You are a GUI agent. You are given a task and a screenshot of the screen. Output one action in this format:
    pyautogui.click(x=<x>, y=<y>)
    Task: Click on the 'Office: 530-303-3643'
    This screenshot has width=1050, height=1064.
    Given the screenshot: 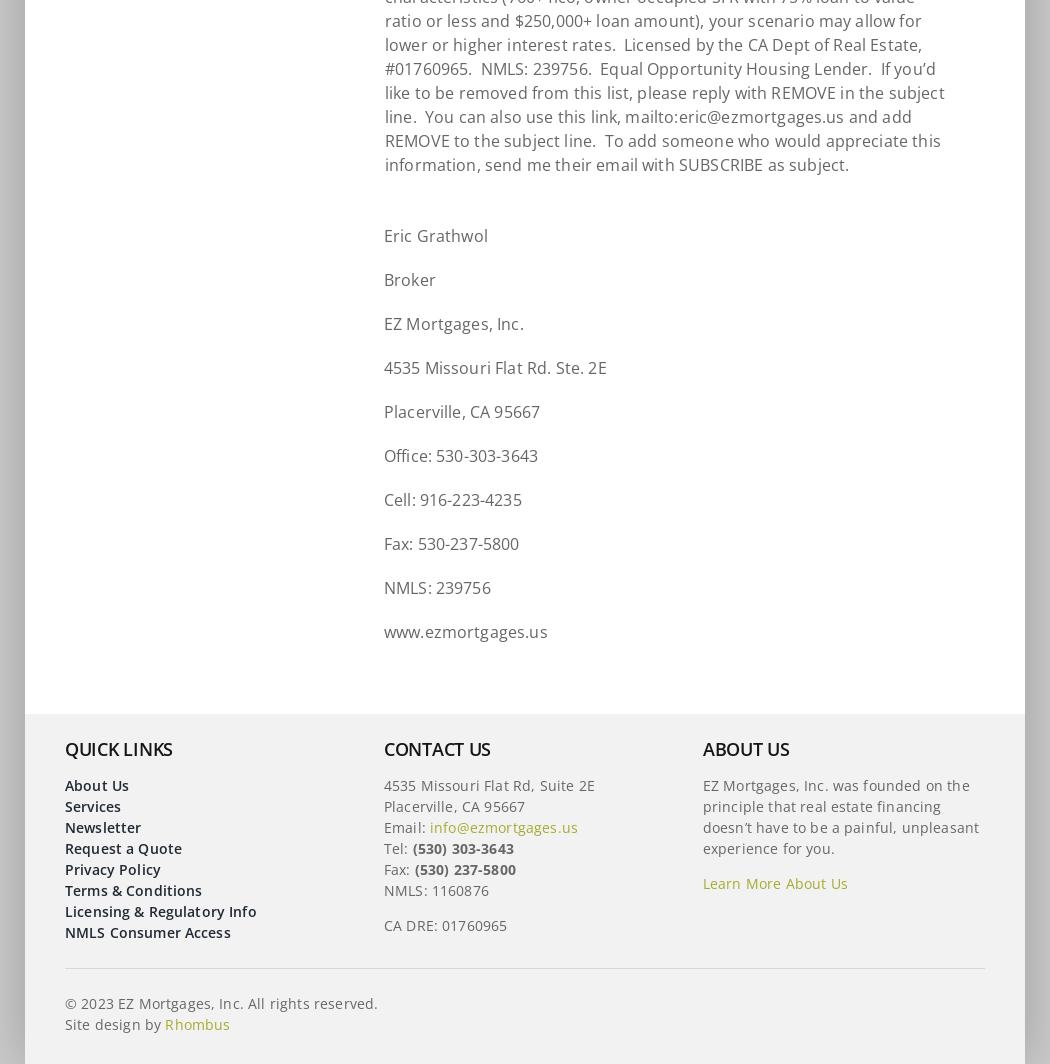 What is the action you would take?
    pyautogui.click(x=460, y=456)
    